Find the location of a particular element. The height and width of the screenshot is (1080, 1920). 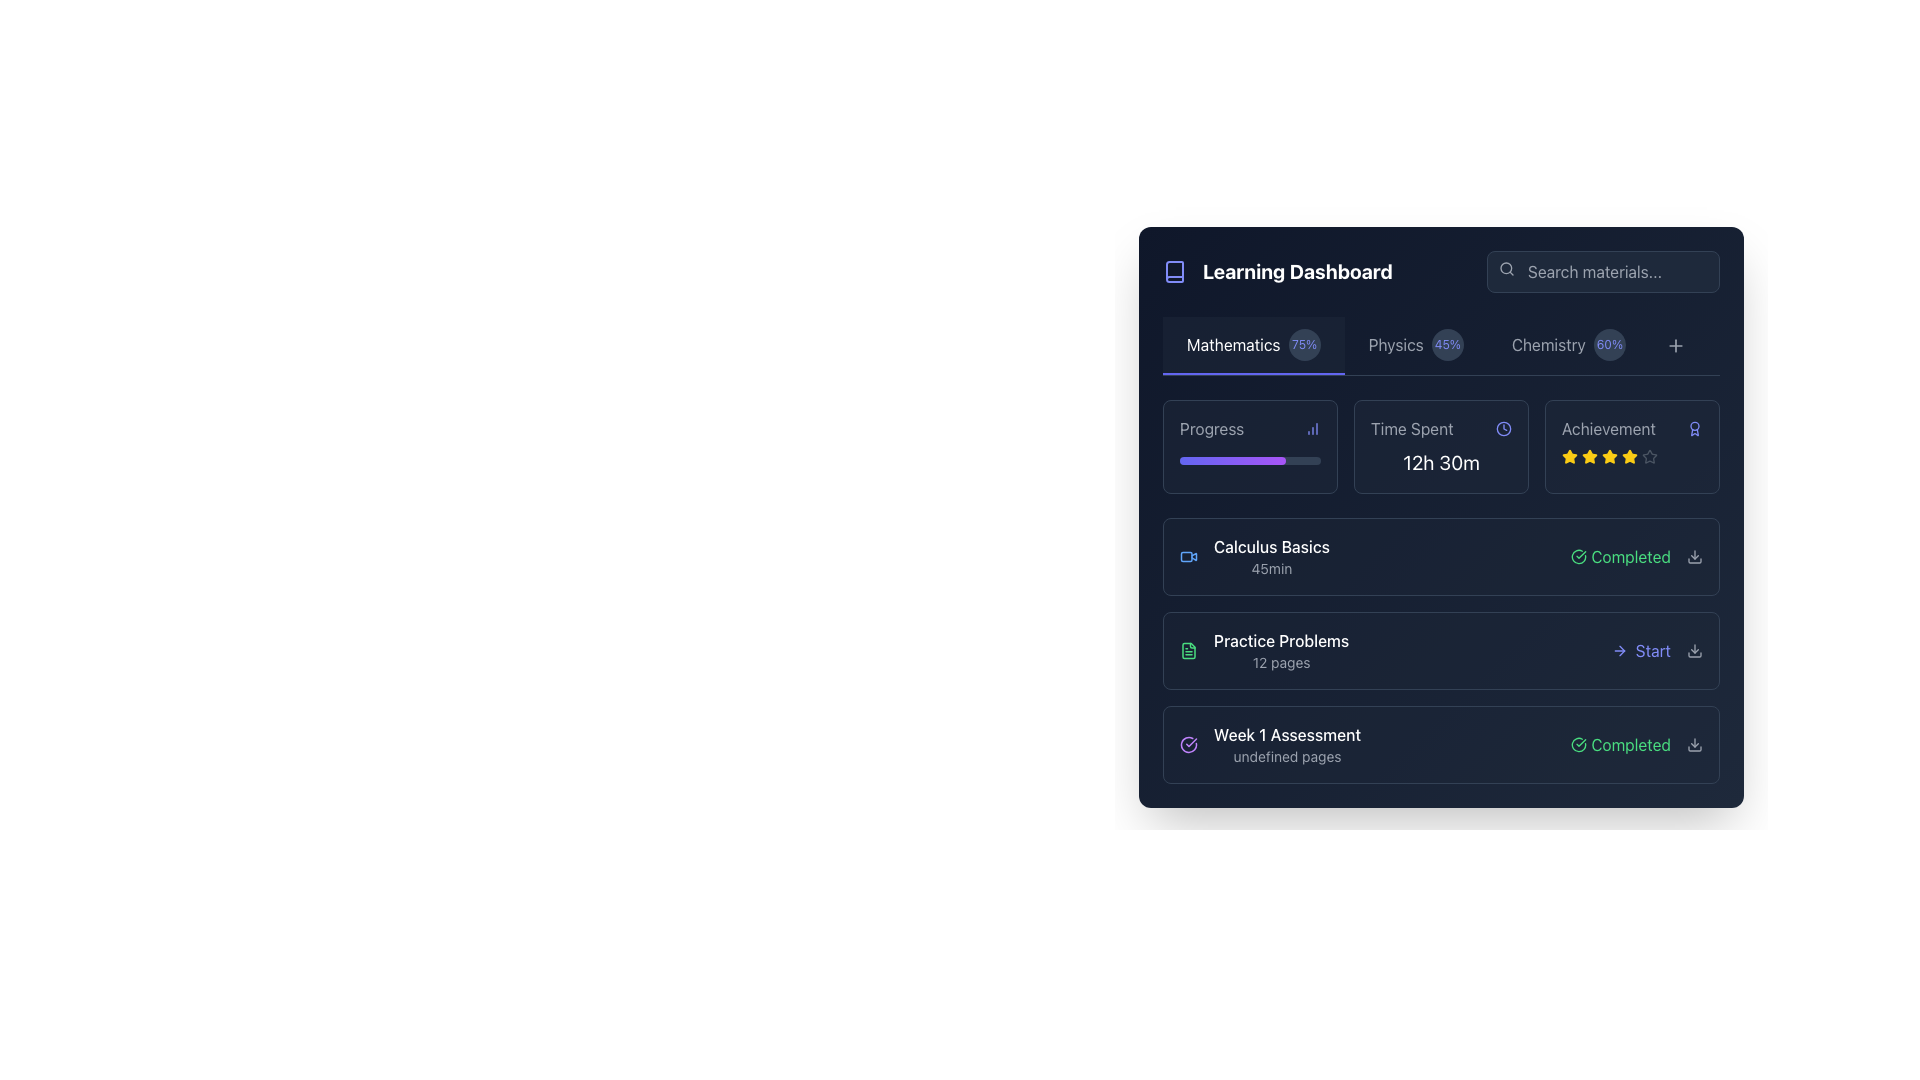

progress bar element that is horizontally aligned beneath the 'Progress' label, displaying a gradient fill from indigo to purple, to check its progress value is located at coordinates (1248, 456).